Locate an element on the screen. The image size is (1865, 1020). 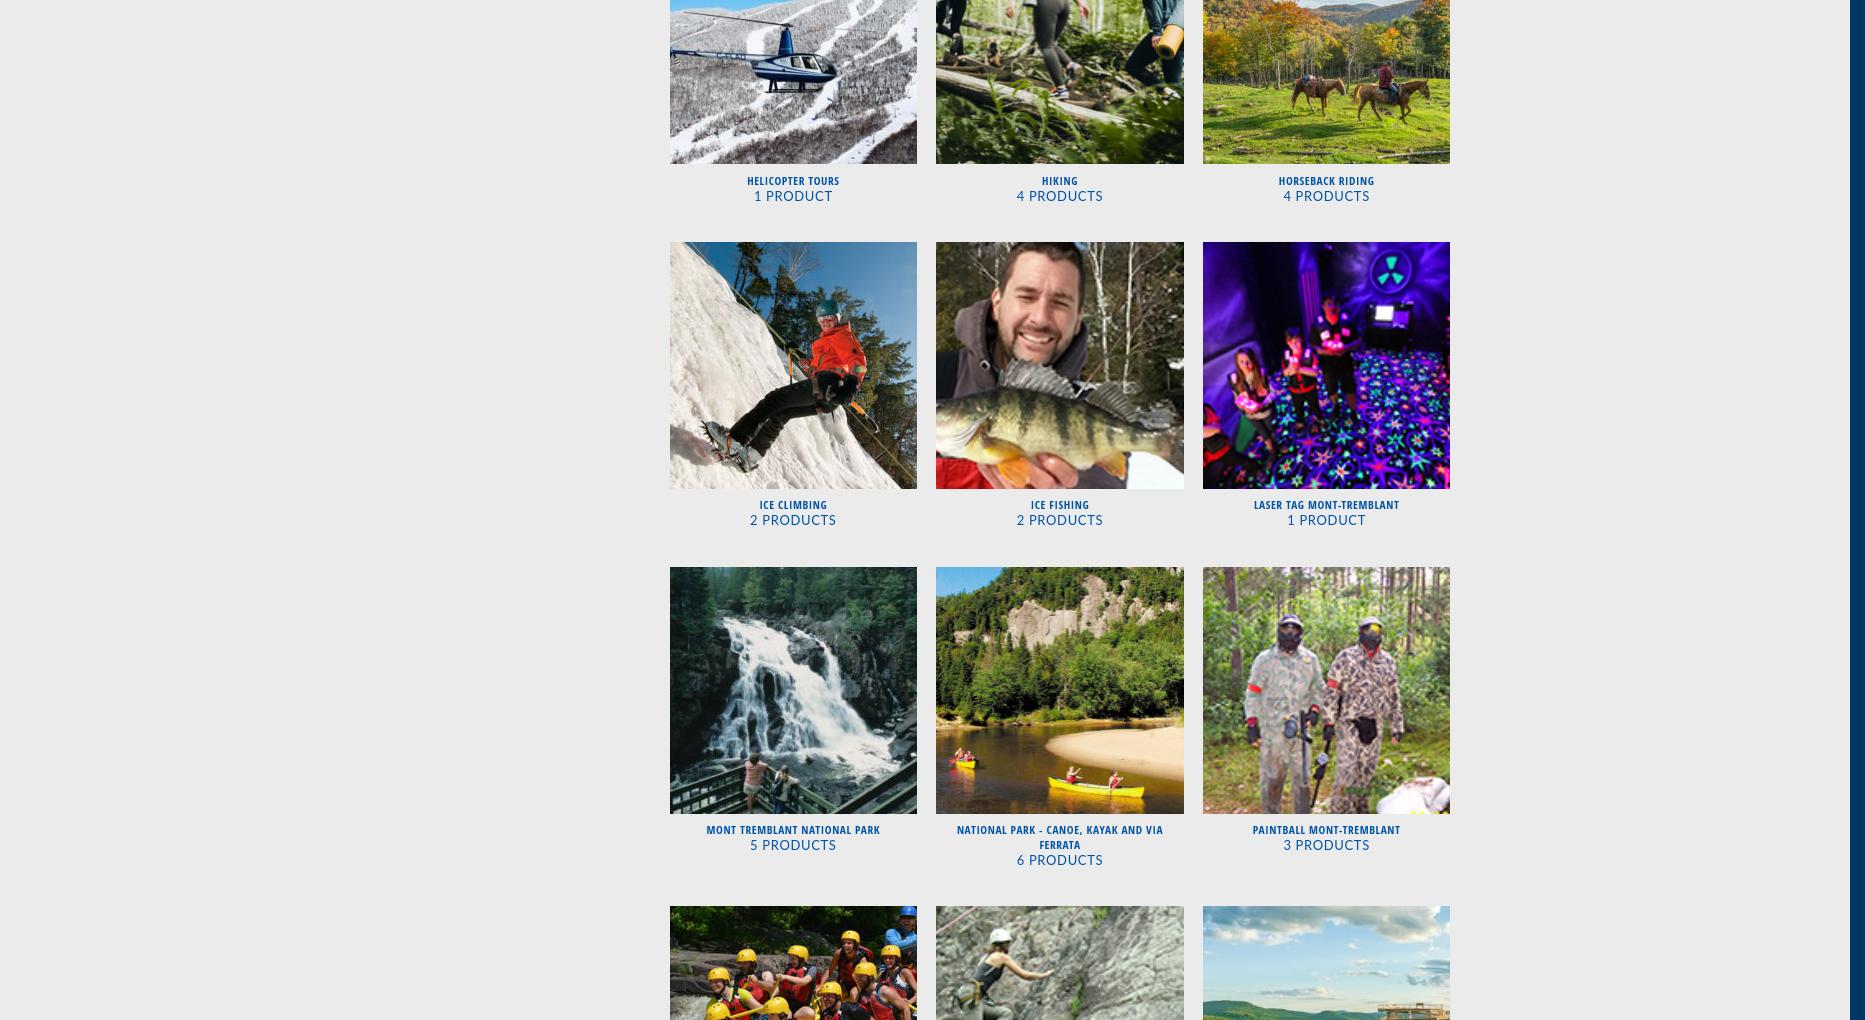
'Ice Climbing' is located at coordinates (759, 504).